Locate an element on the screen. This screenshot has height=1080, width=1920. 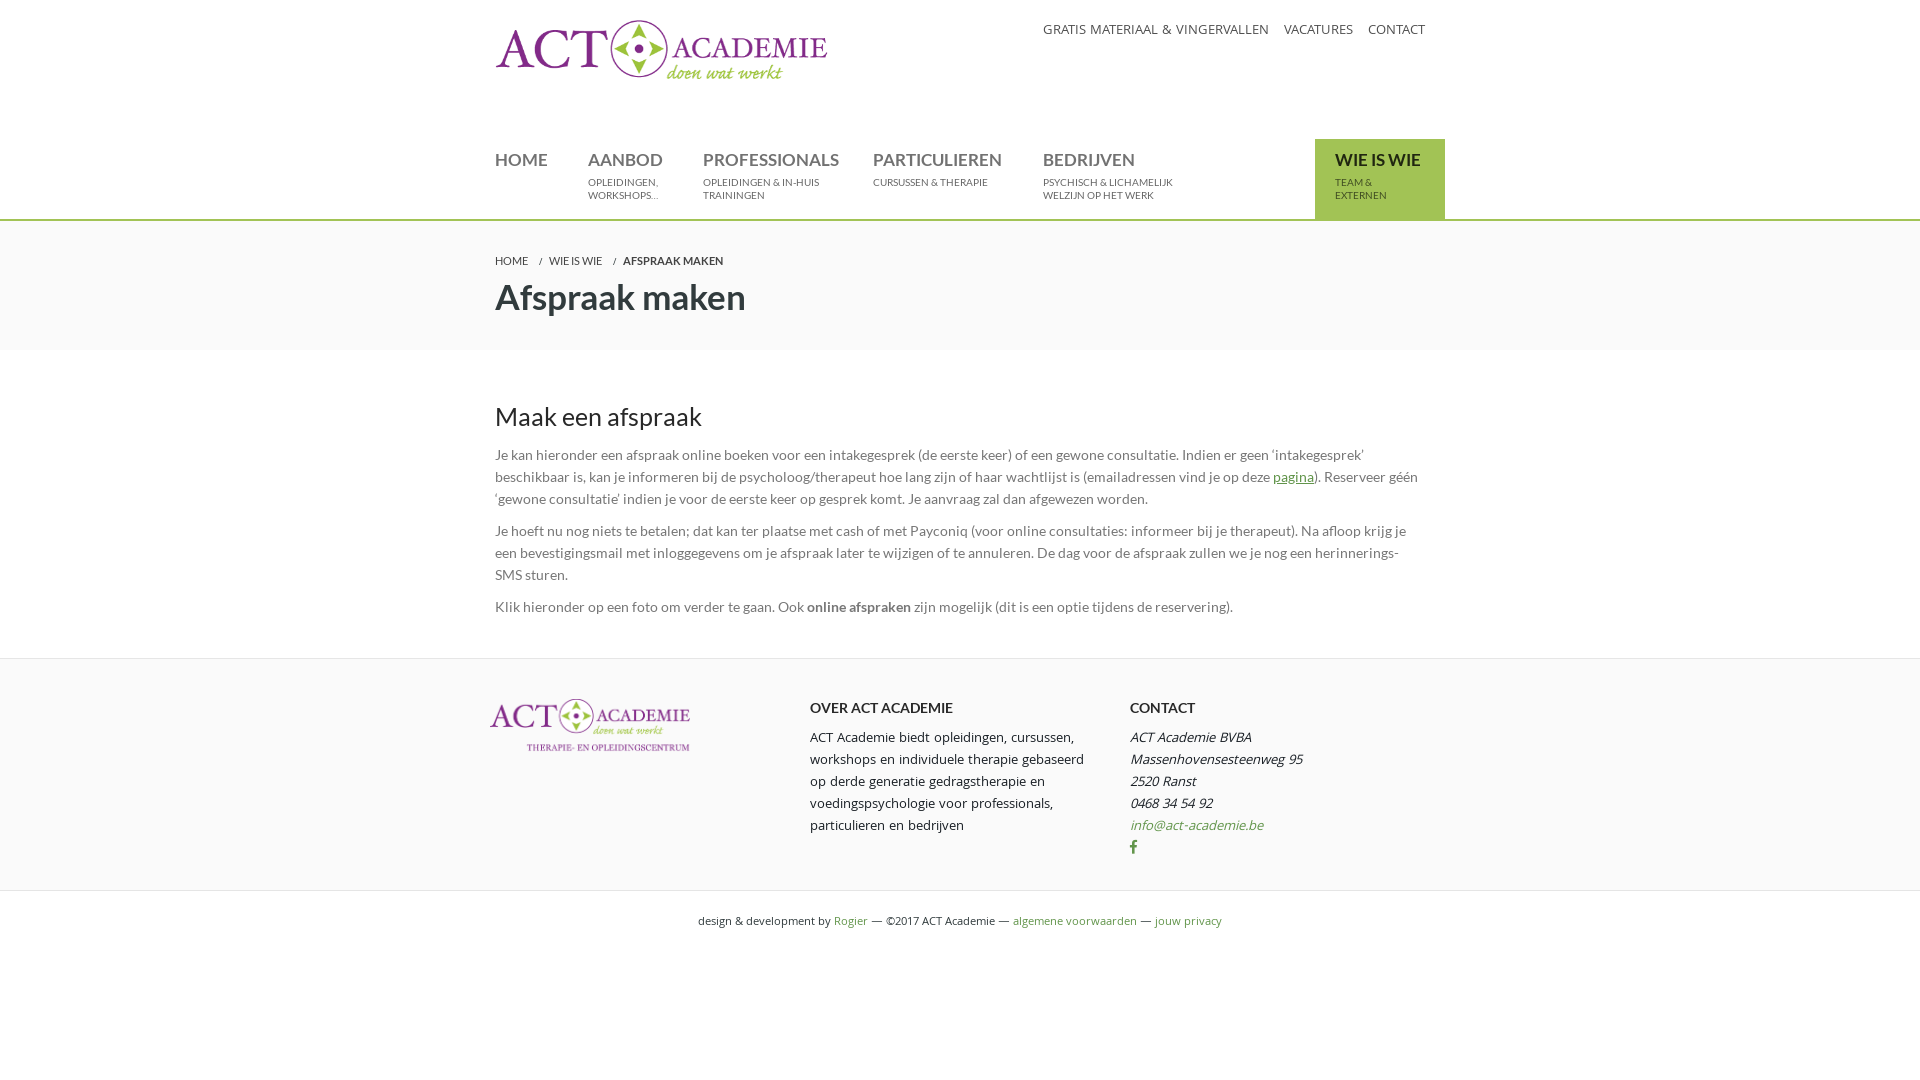
'ACT Academie' is located at coordinates (661, 48).